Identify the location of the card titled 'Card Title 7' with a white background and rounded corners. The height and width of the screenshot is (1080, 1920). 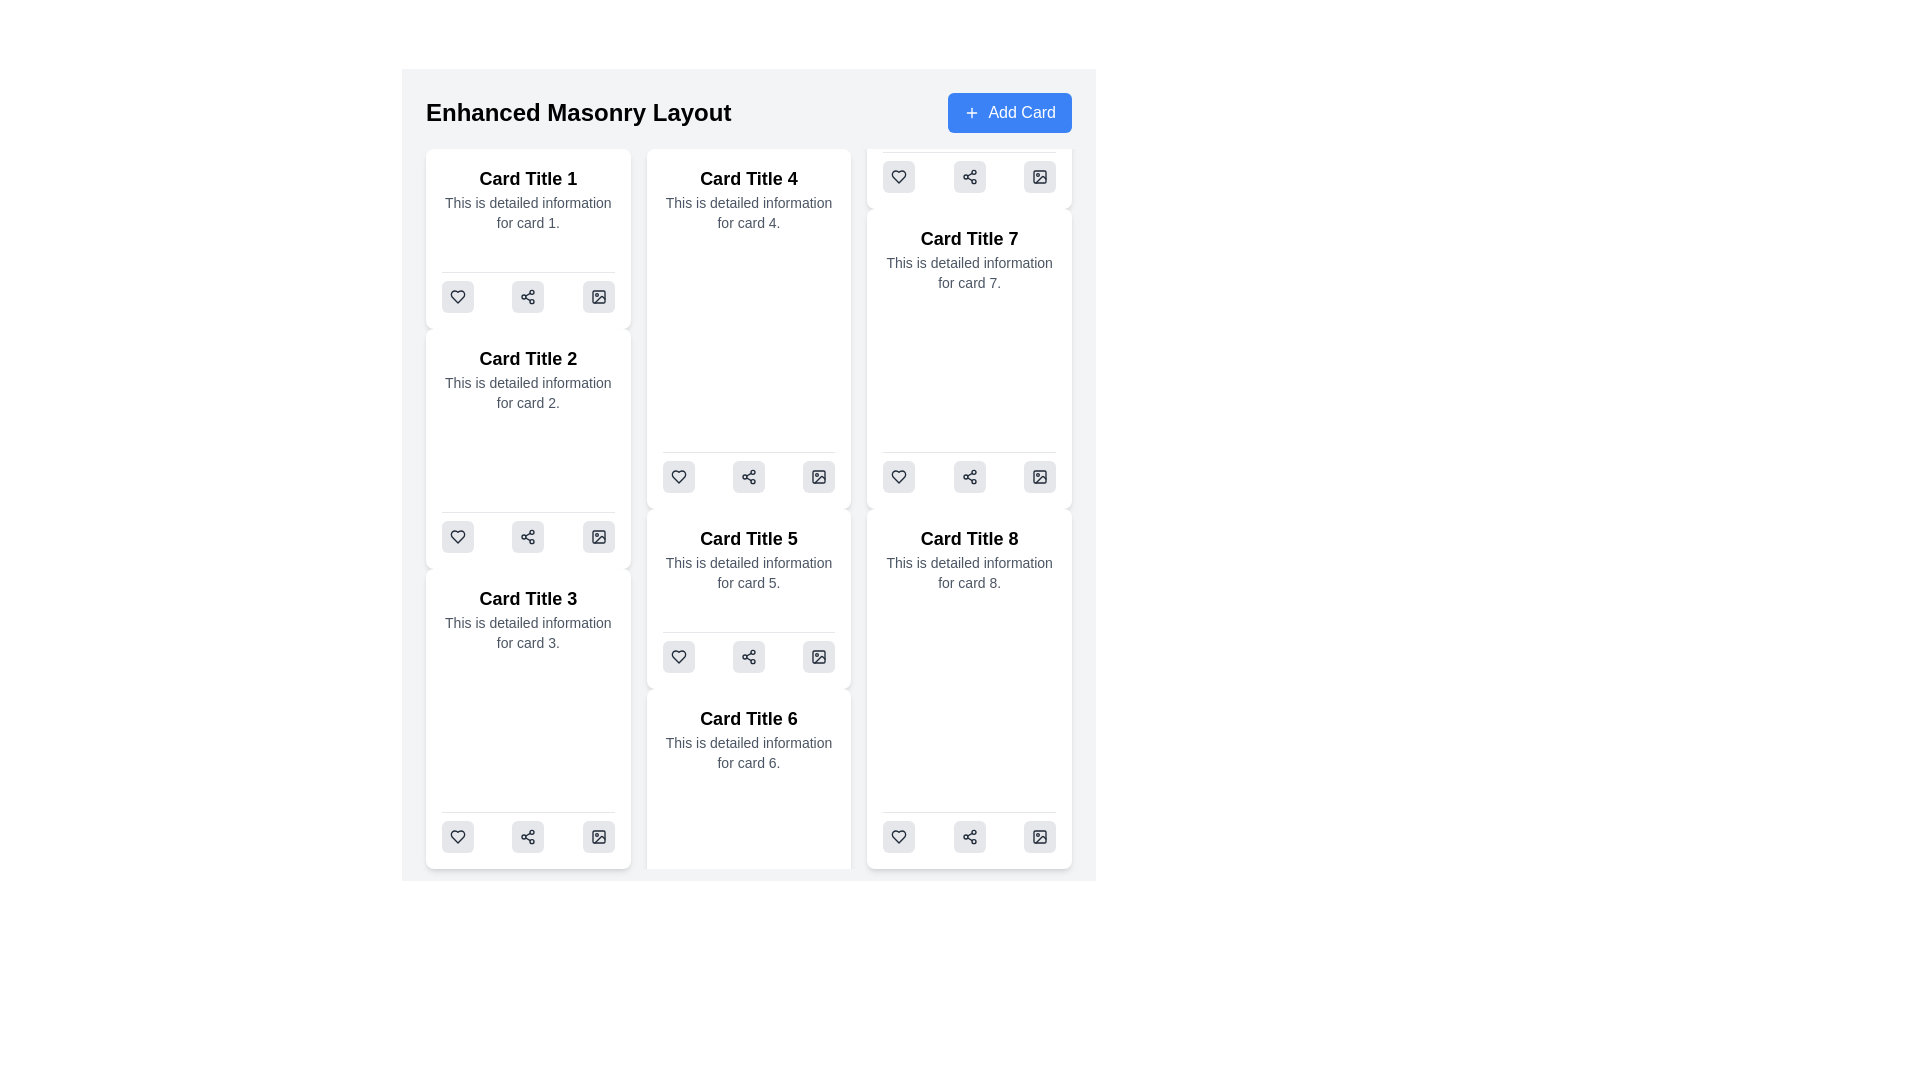
(969, 357).